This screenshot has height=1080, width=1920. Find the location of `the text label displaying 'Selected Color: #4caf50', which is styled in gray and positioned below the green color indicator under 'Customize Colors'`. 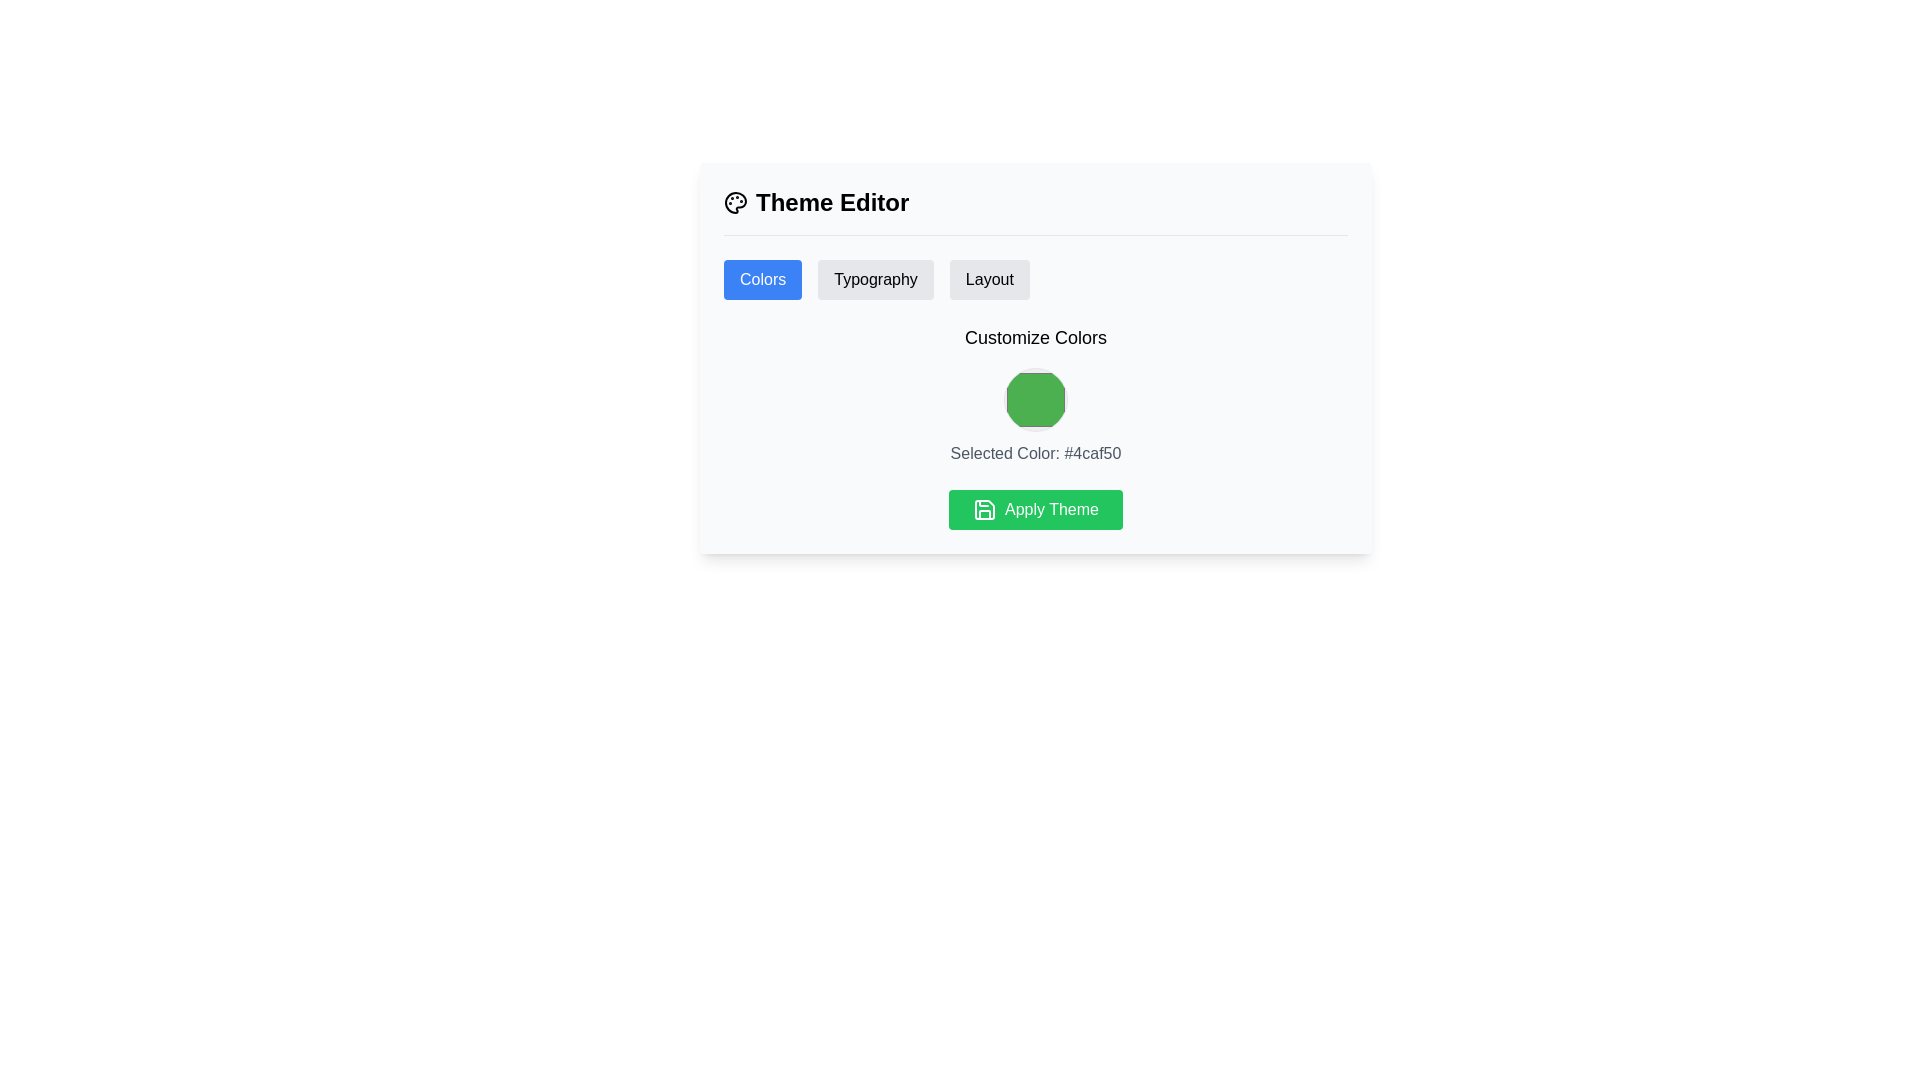

the text label displaying 'Selected Color: #4caf50', which is styled in gray and positioned below the green color indicator under 'Customize Colors' is located at coordinates (1036, 454).